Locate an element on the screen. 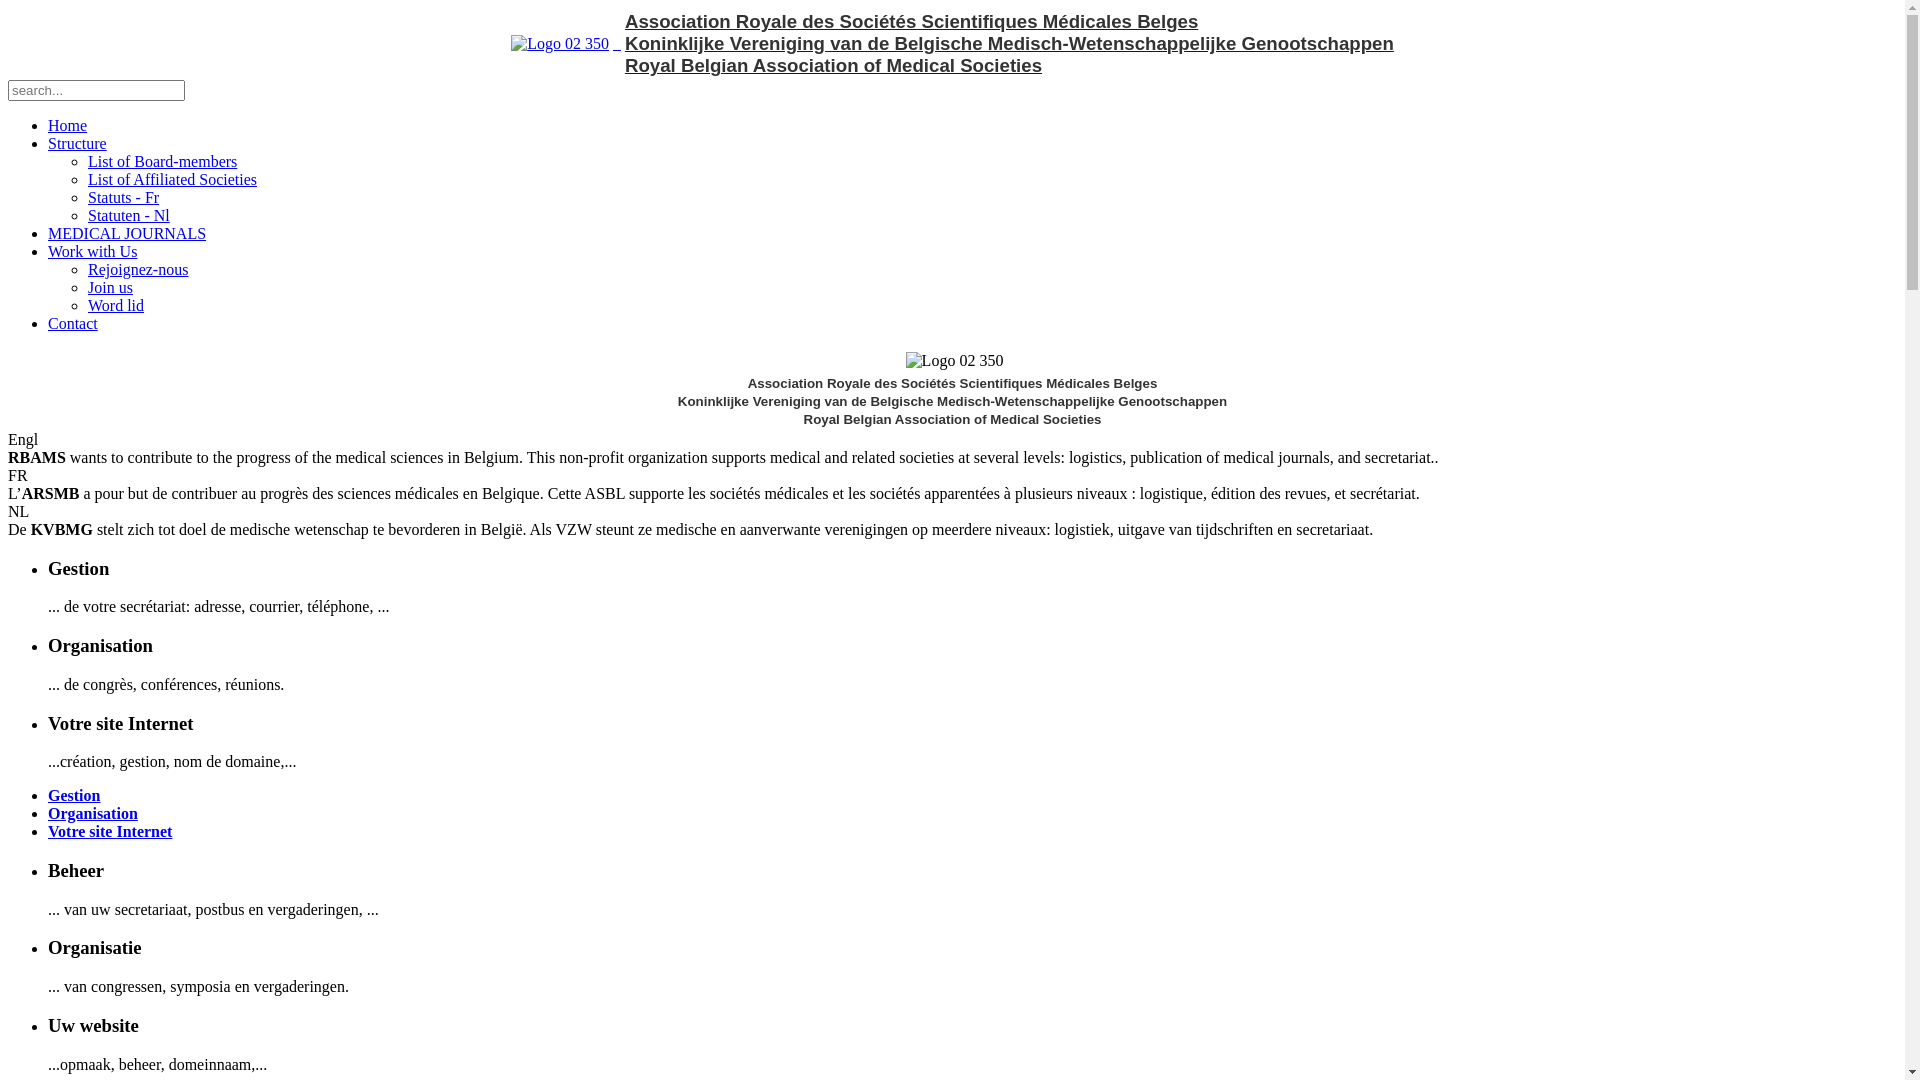 This screenshot has width=1920, height=1080. 'Join us' is located at coordinates (109, 287).